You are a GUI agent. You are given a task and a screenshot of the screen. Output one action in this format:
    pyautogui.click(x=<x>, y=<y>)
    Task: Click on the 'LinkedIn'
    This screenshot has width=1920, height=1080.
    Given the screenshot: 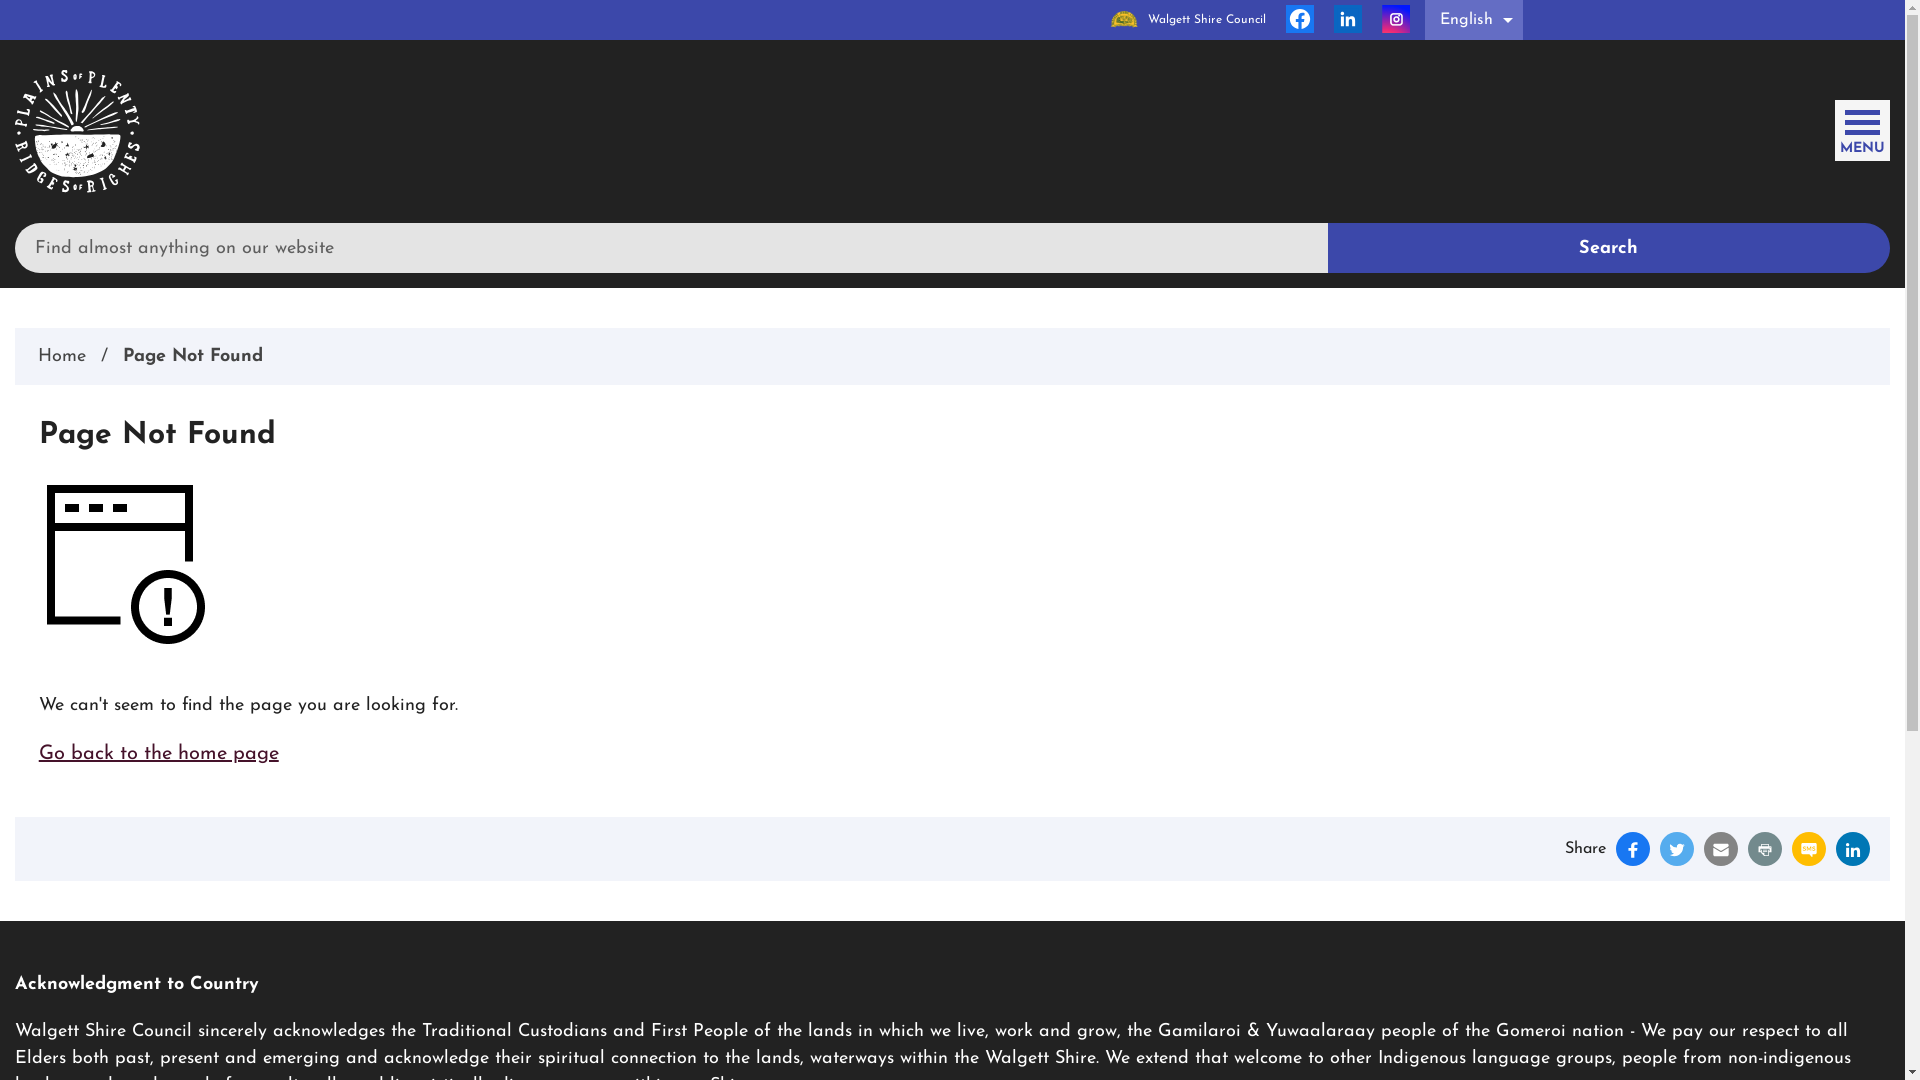 What is the action you would take?
    pyautogui.click(x=1836, y=848)
    